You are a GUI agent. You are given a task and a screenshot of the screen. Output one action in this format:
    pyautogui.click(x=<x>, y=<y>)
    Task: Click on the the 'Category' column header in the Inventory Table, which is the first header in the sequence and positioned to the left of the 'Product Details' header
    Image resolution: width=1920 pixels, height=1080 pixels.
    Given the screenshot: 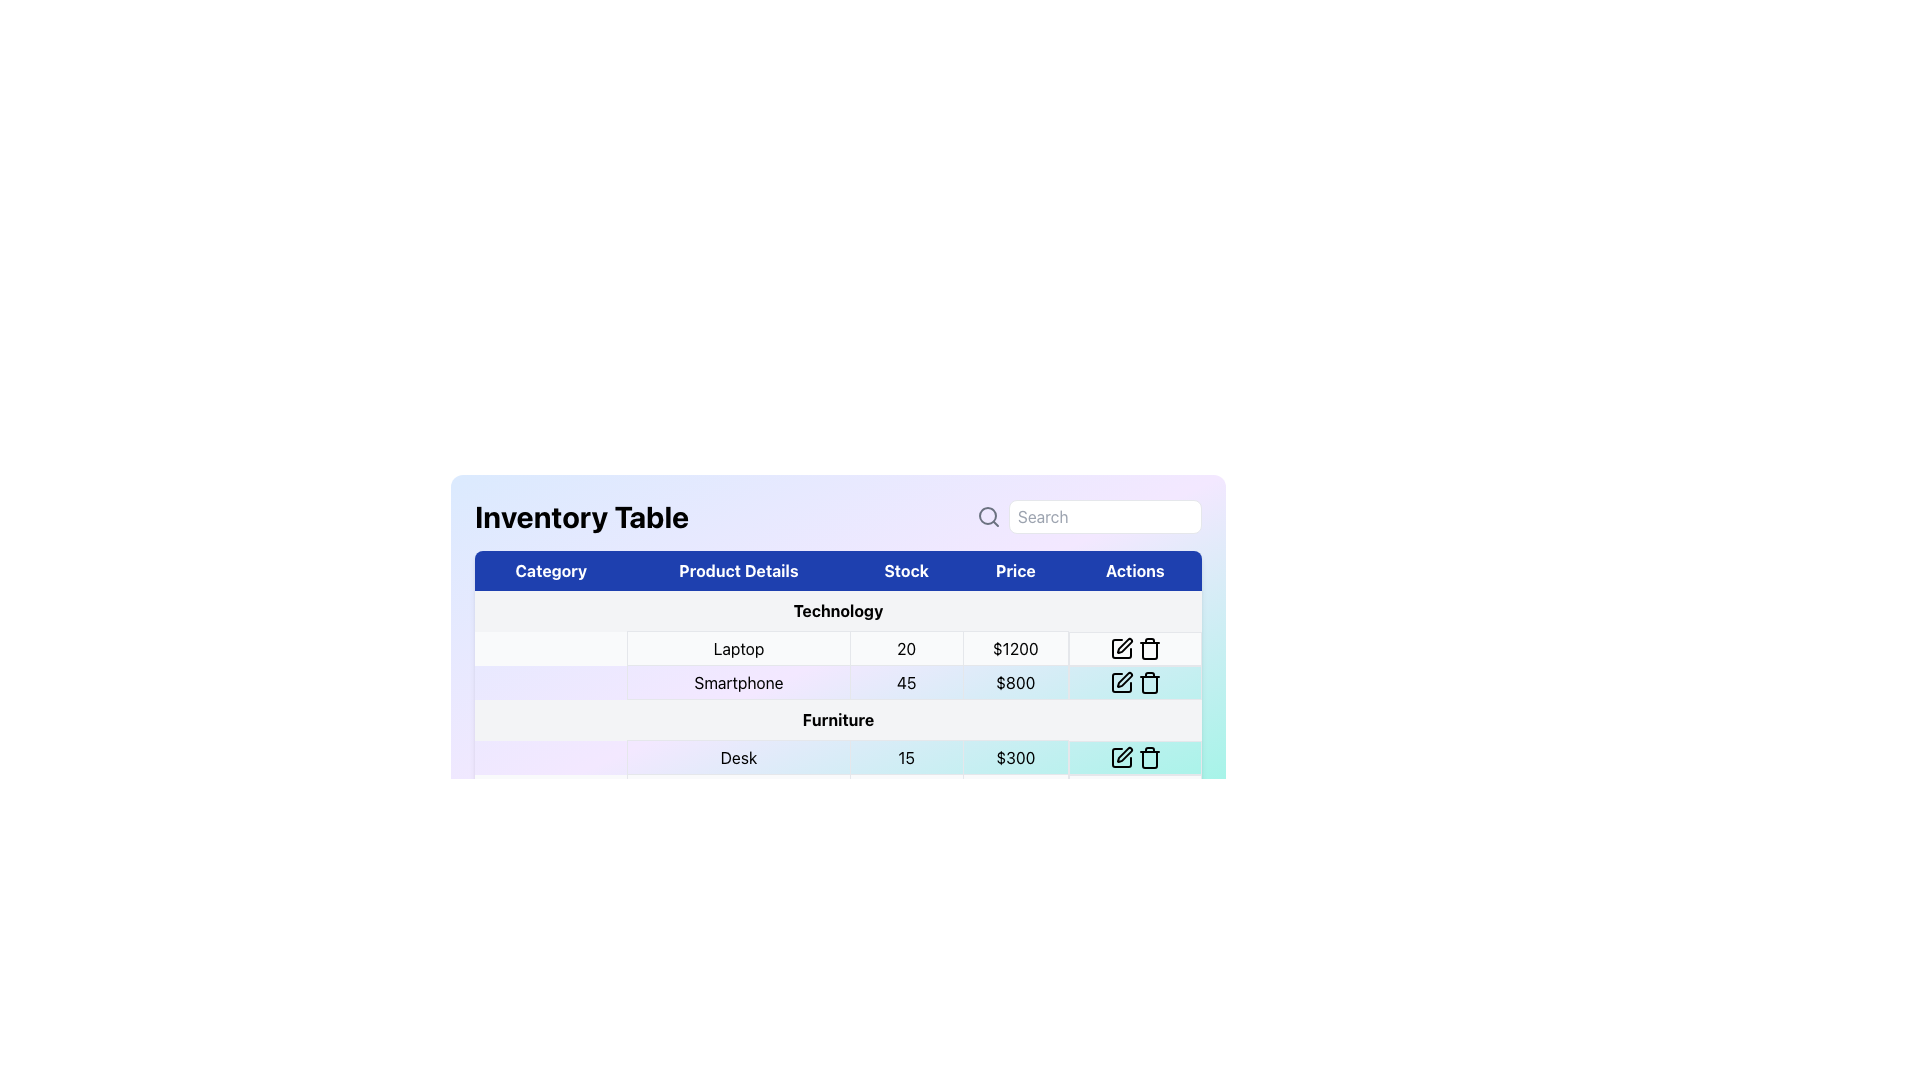 What is the action you would take?
    pyautogui.click(x=551, y=570)
    